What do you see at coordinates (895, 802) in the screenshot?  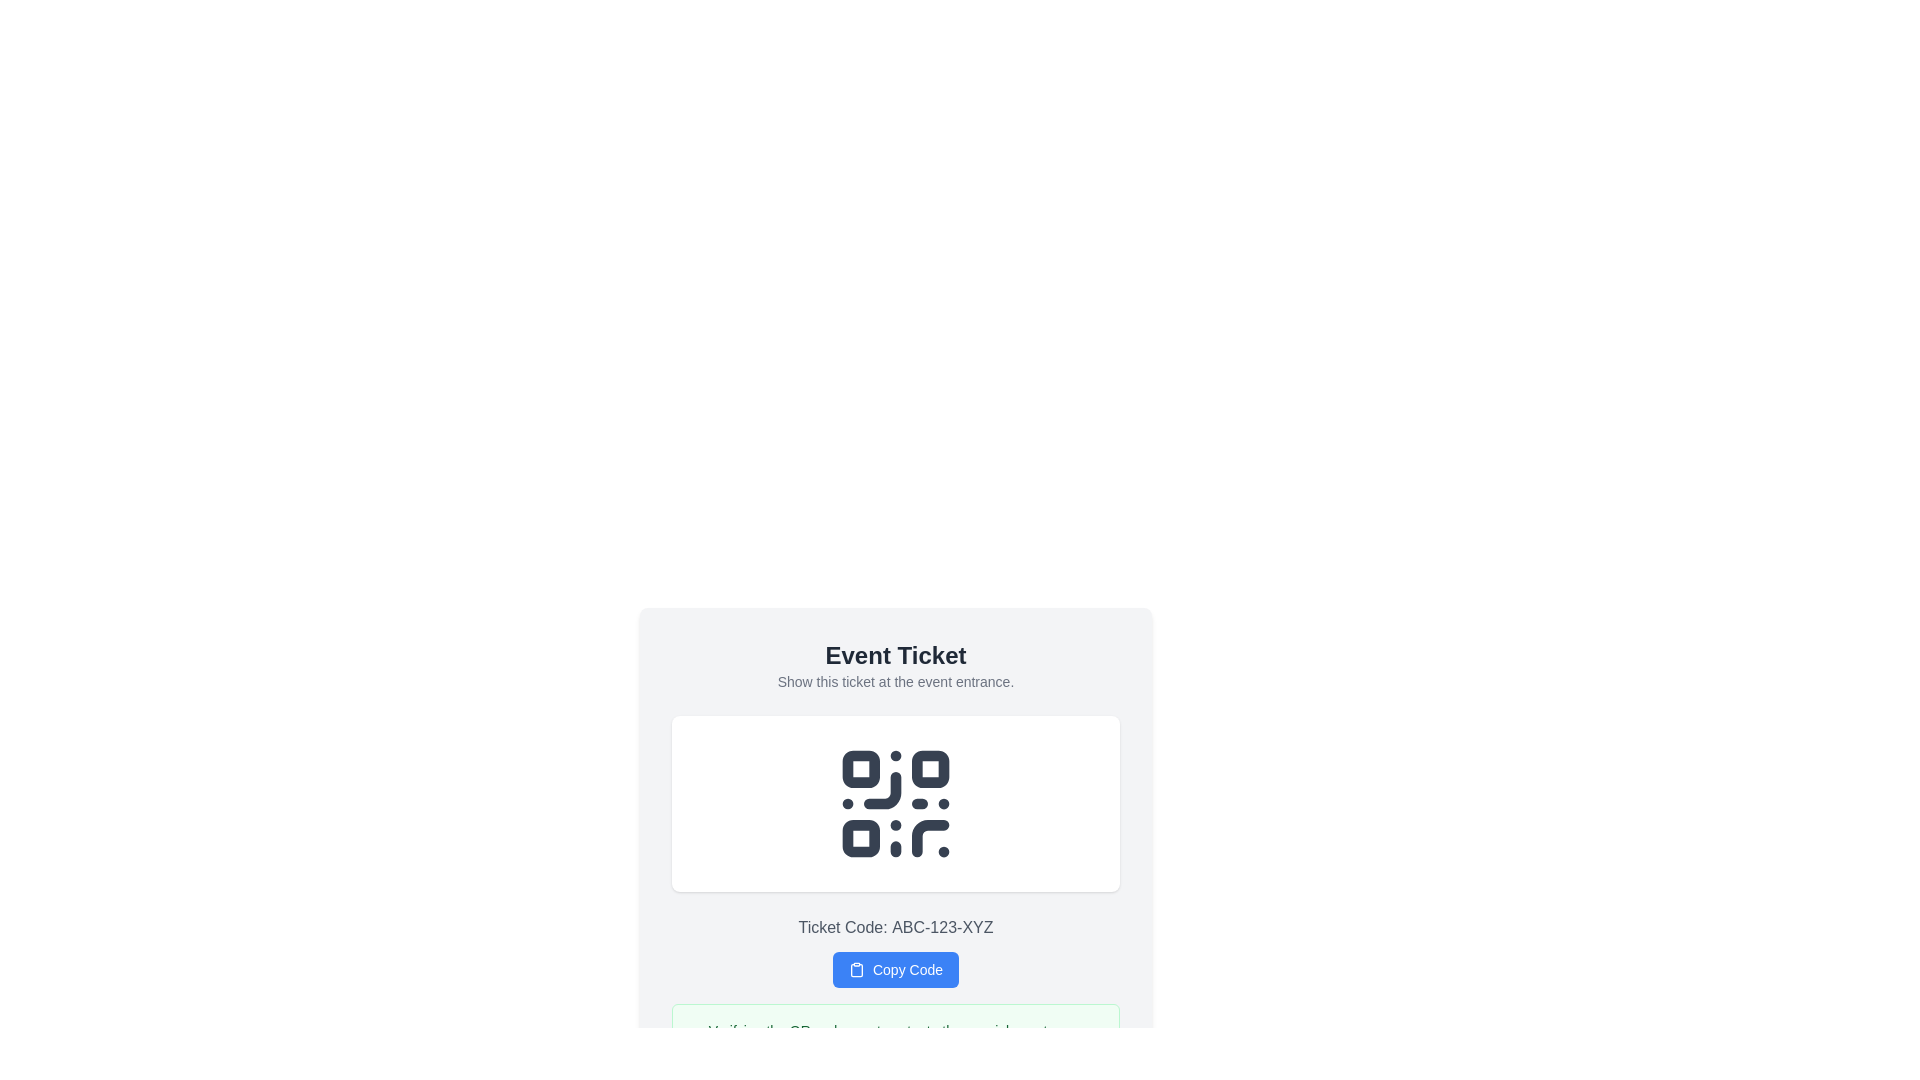 I see `the QR code icon located centrally within the white rectangular box beneath the 'Event Ticket' text to scan the QR code` at bounding box center [895, 802].